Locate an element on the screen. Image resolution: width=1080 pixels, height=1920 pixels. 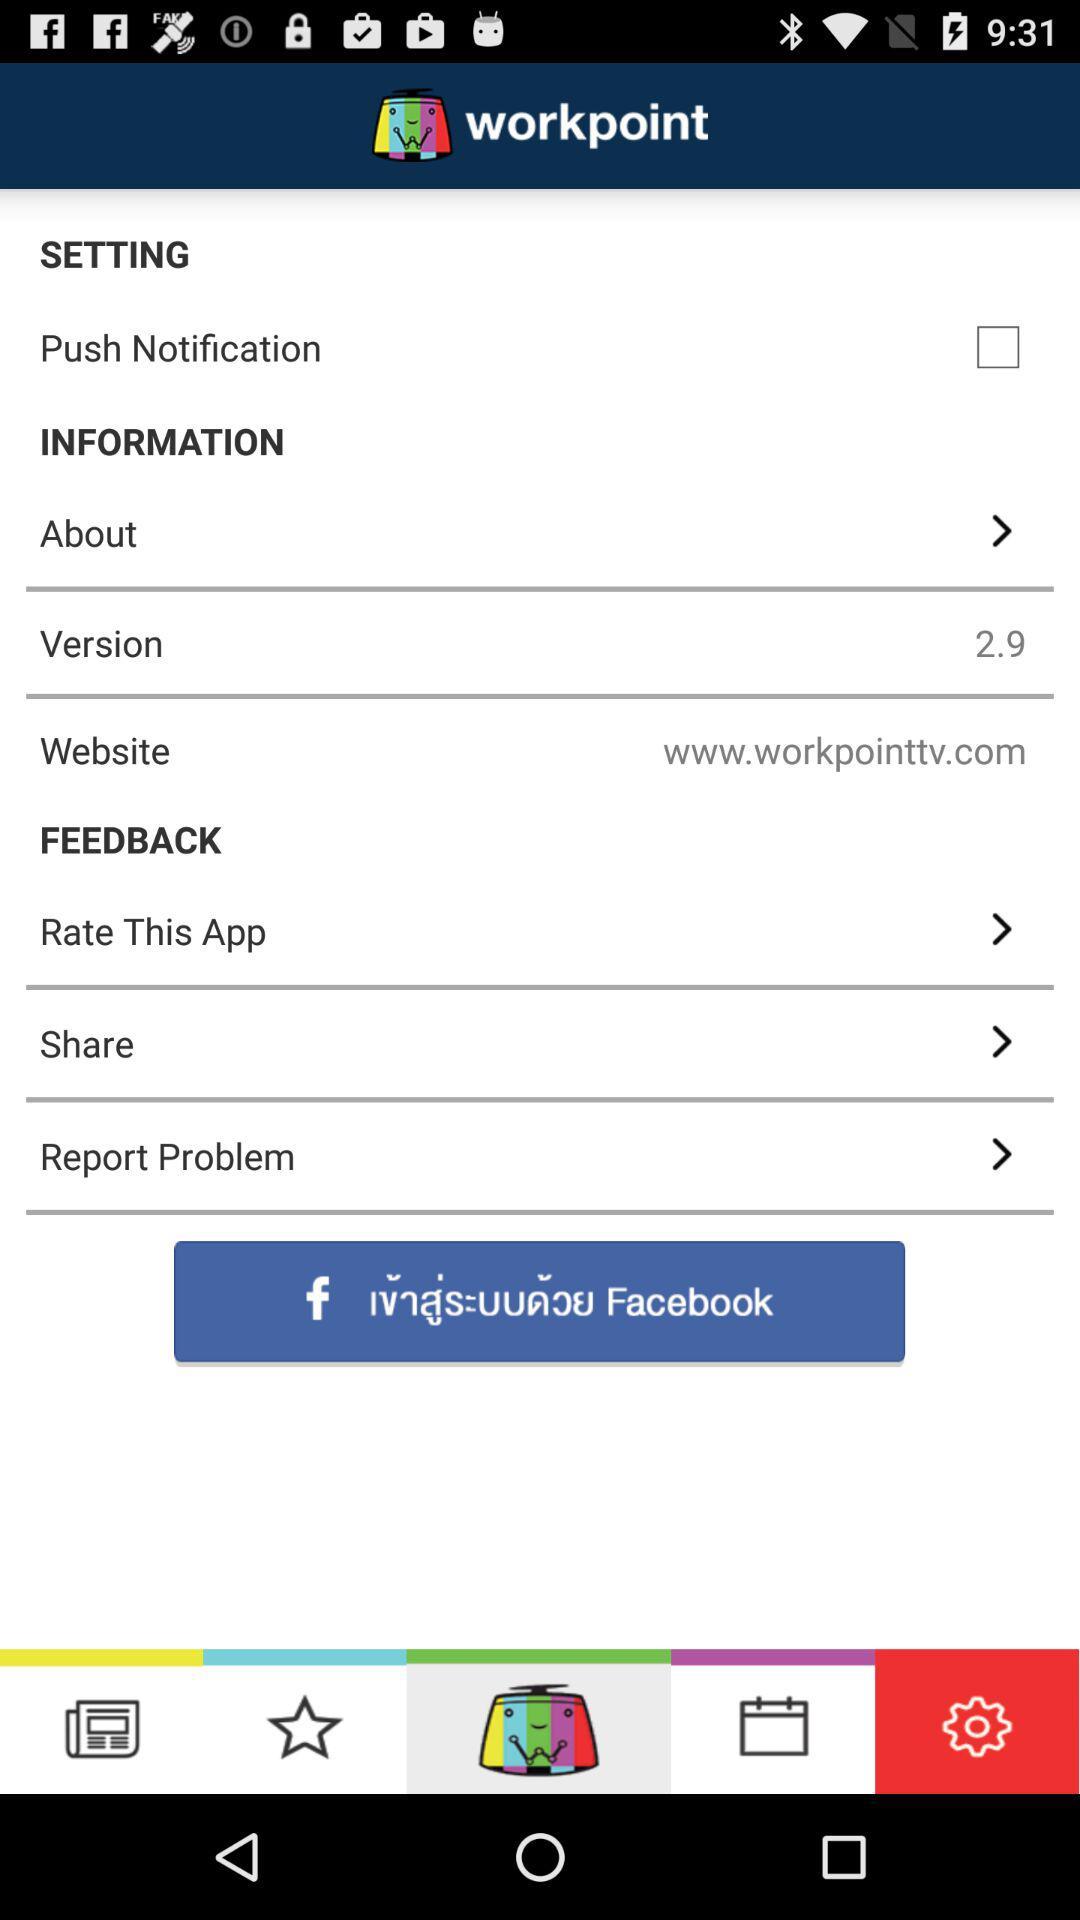
workpoint is located at coordinates (537, 1720).